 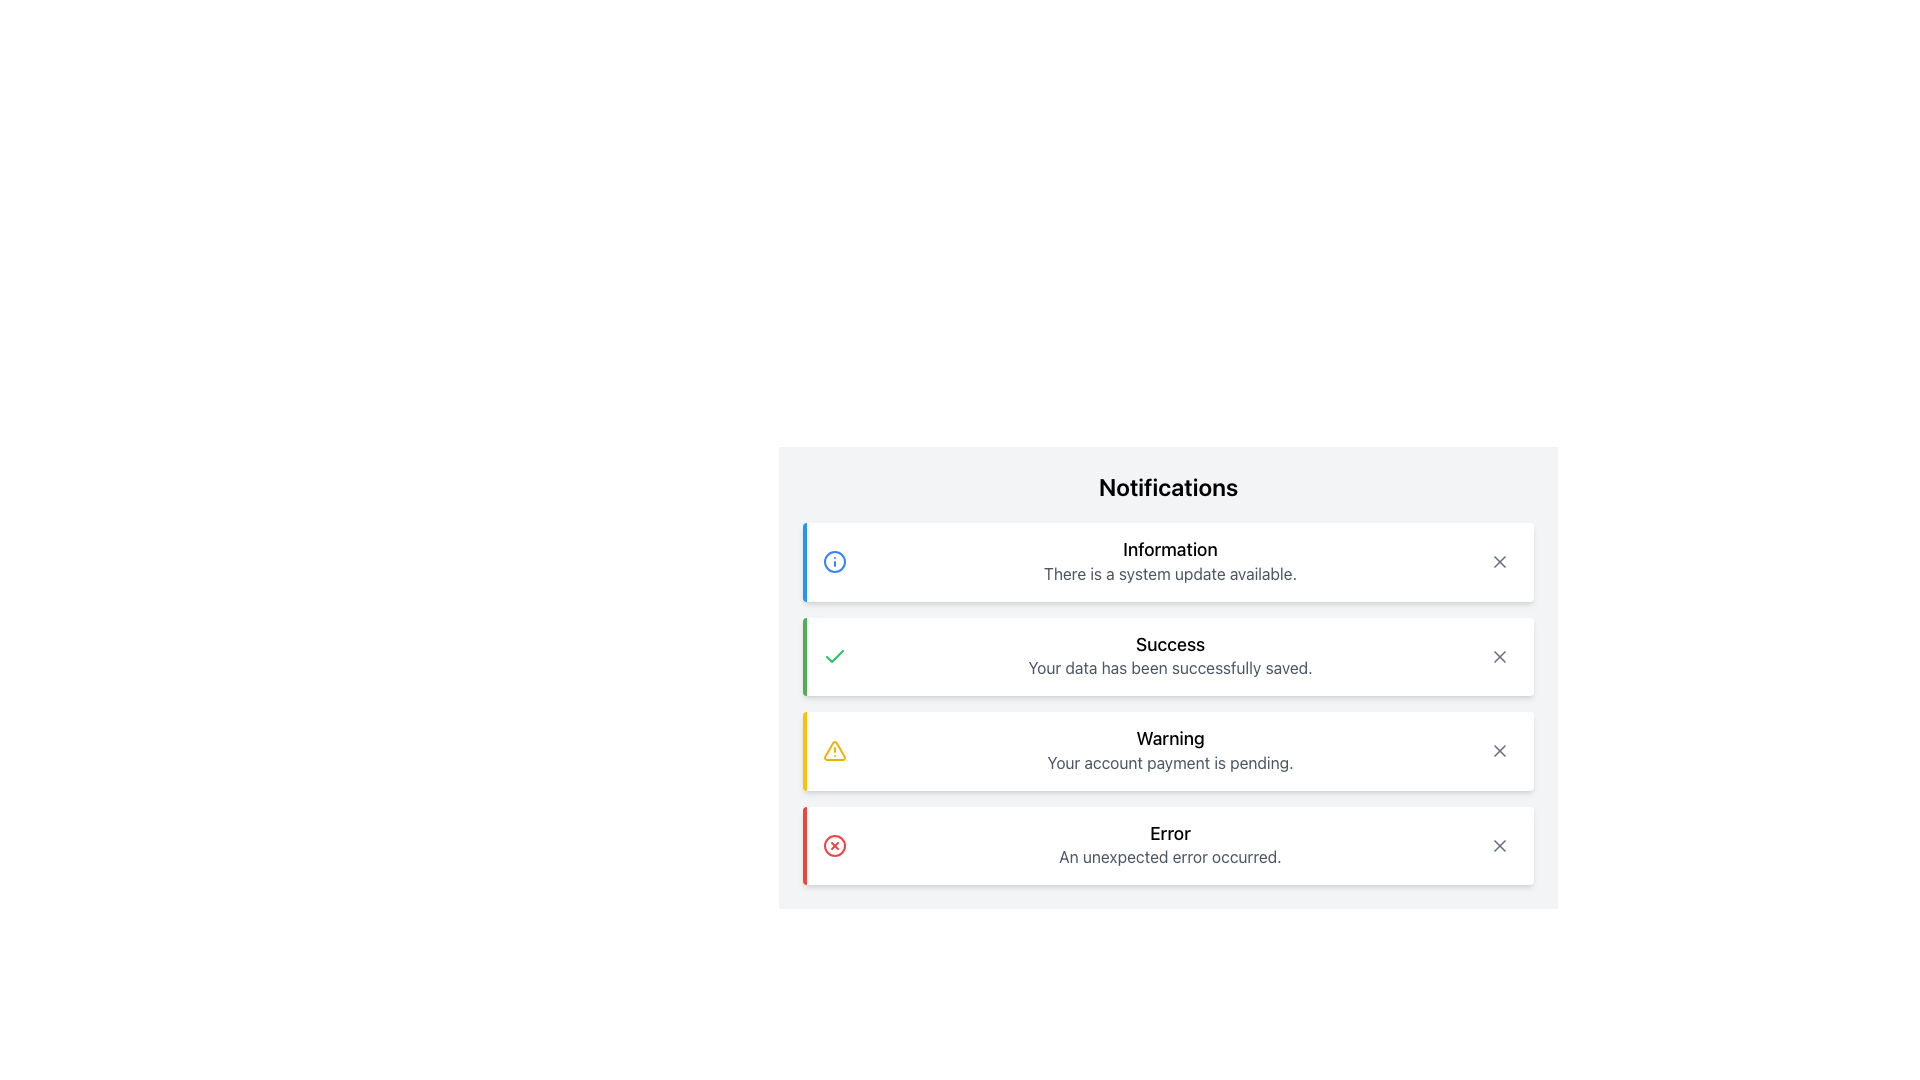 I want to click on the close button in the notification card titled 'Information', so click(x=1499, y=562).